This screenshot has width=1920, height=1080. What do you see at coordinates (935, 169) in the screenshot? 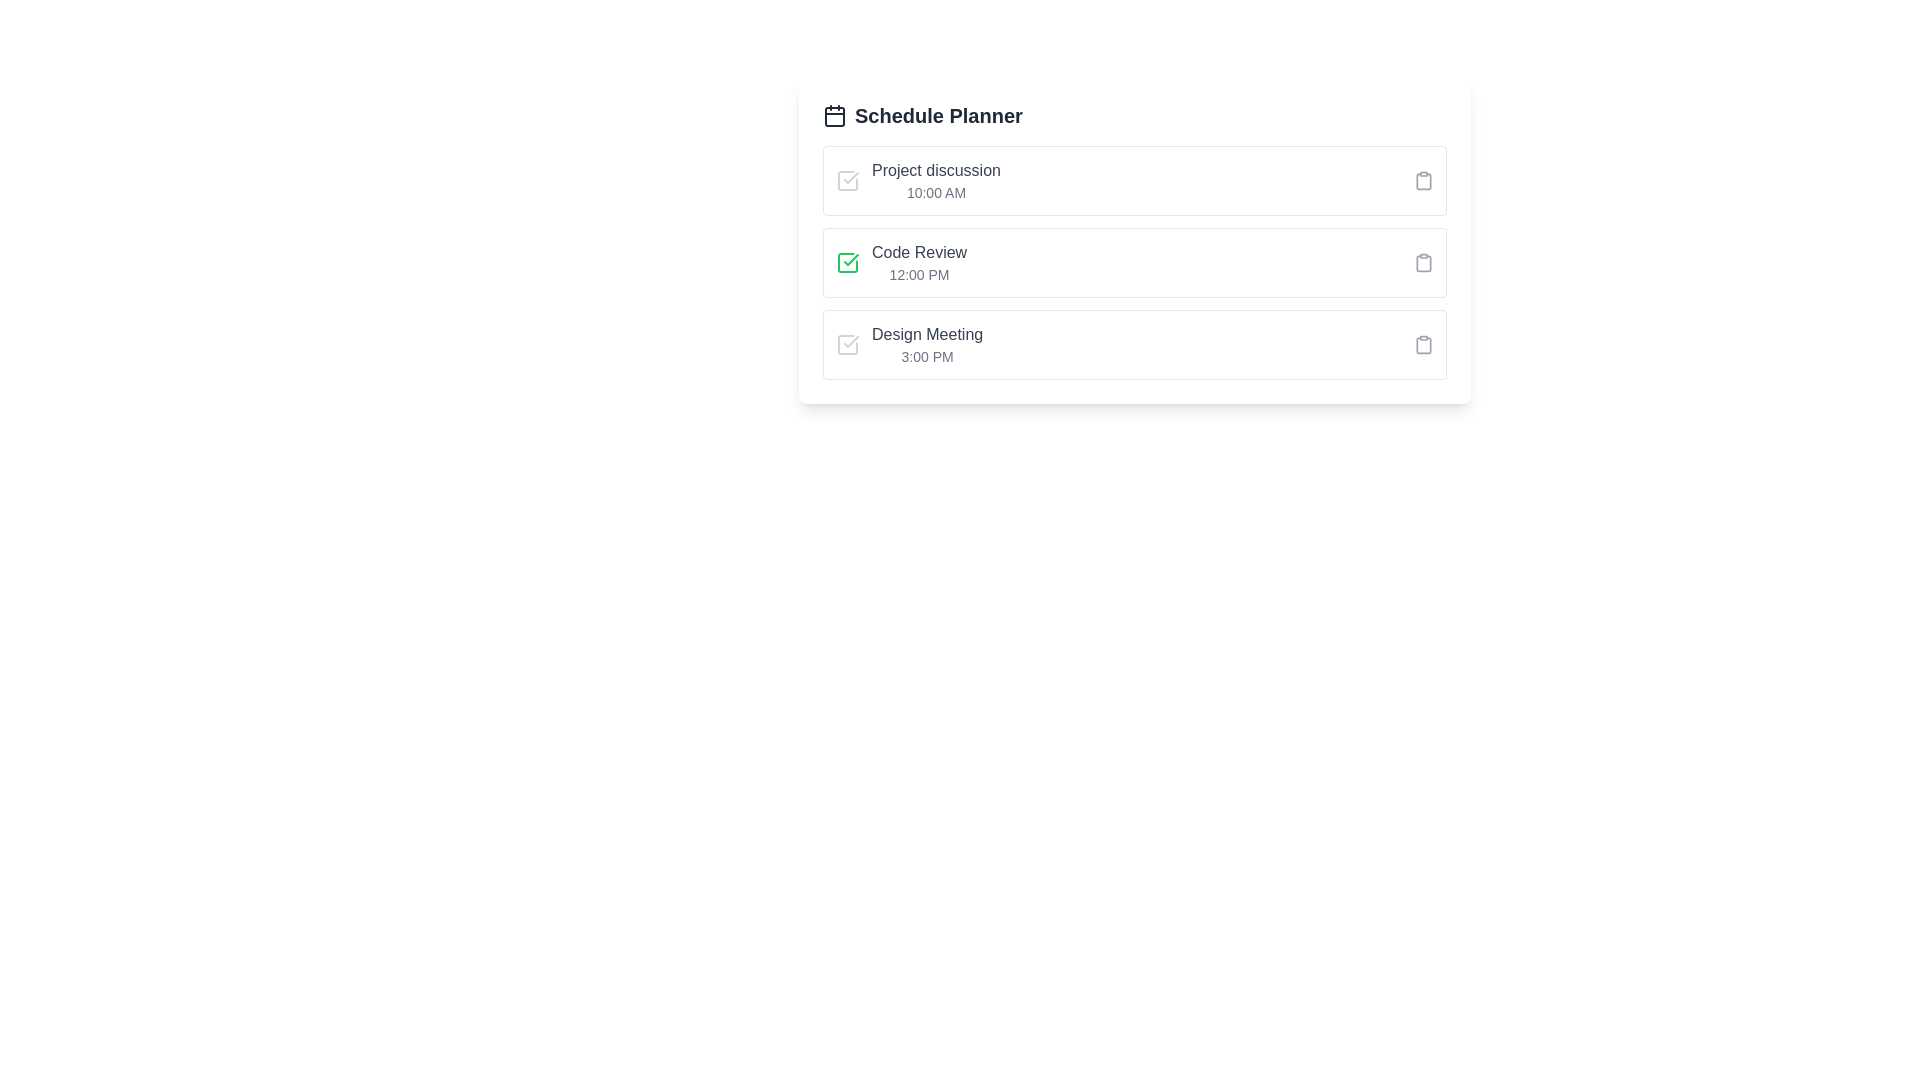
I see `the task name Project discussion to inspect its details` at bounding box center [935, 169].